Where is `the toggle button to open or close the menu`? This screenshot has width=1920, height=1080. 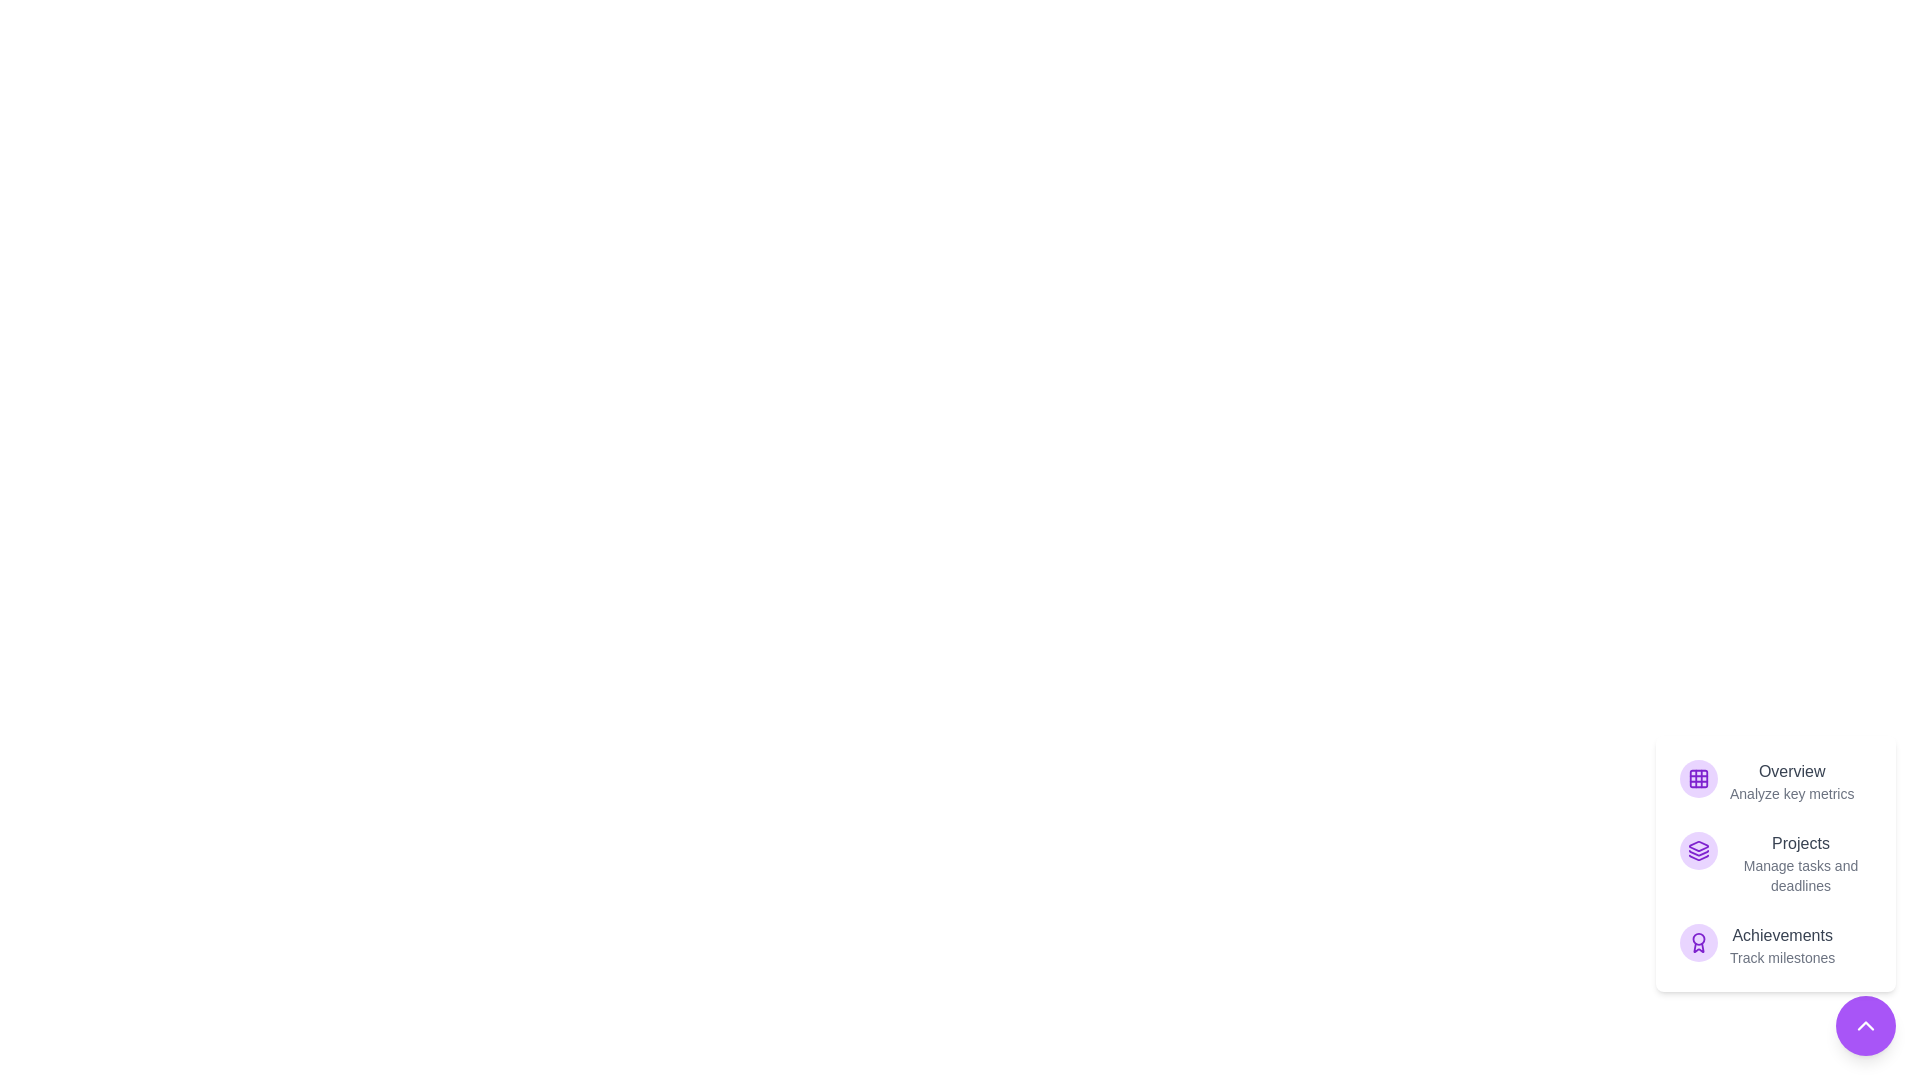 the toggle button to open or close the menu is located at coordinates (1865, 1026).